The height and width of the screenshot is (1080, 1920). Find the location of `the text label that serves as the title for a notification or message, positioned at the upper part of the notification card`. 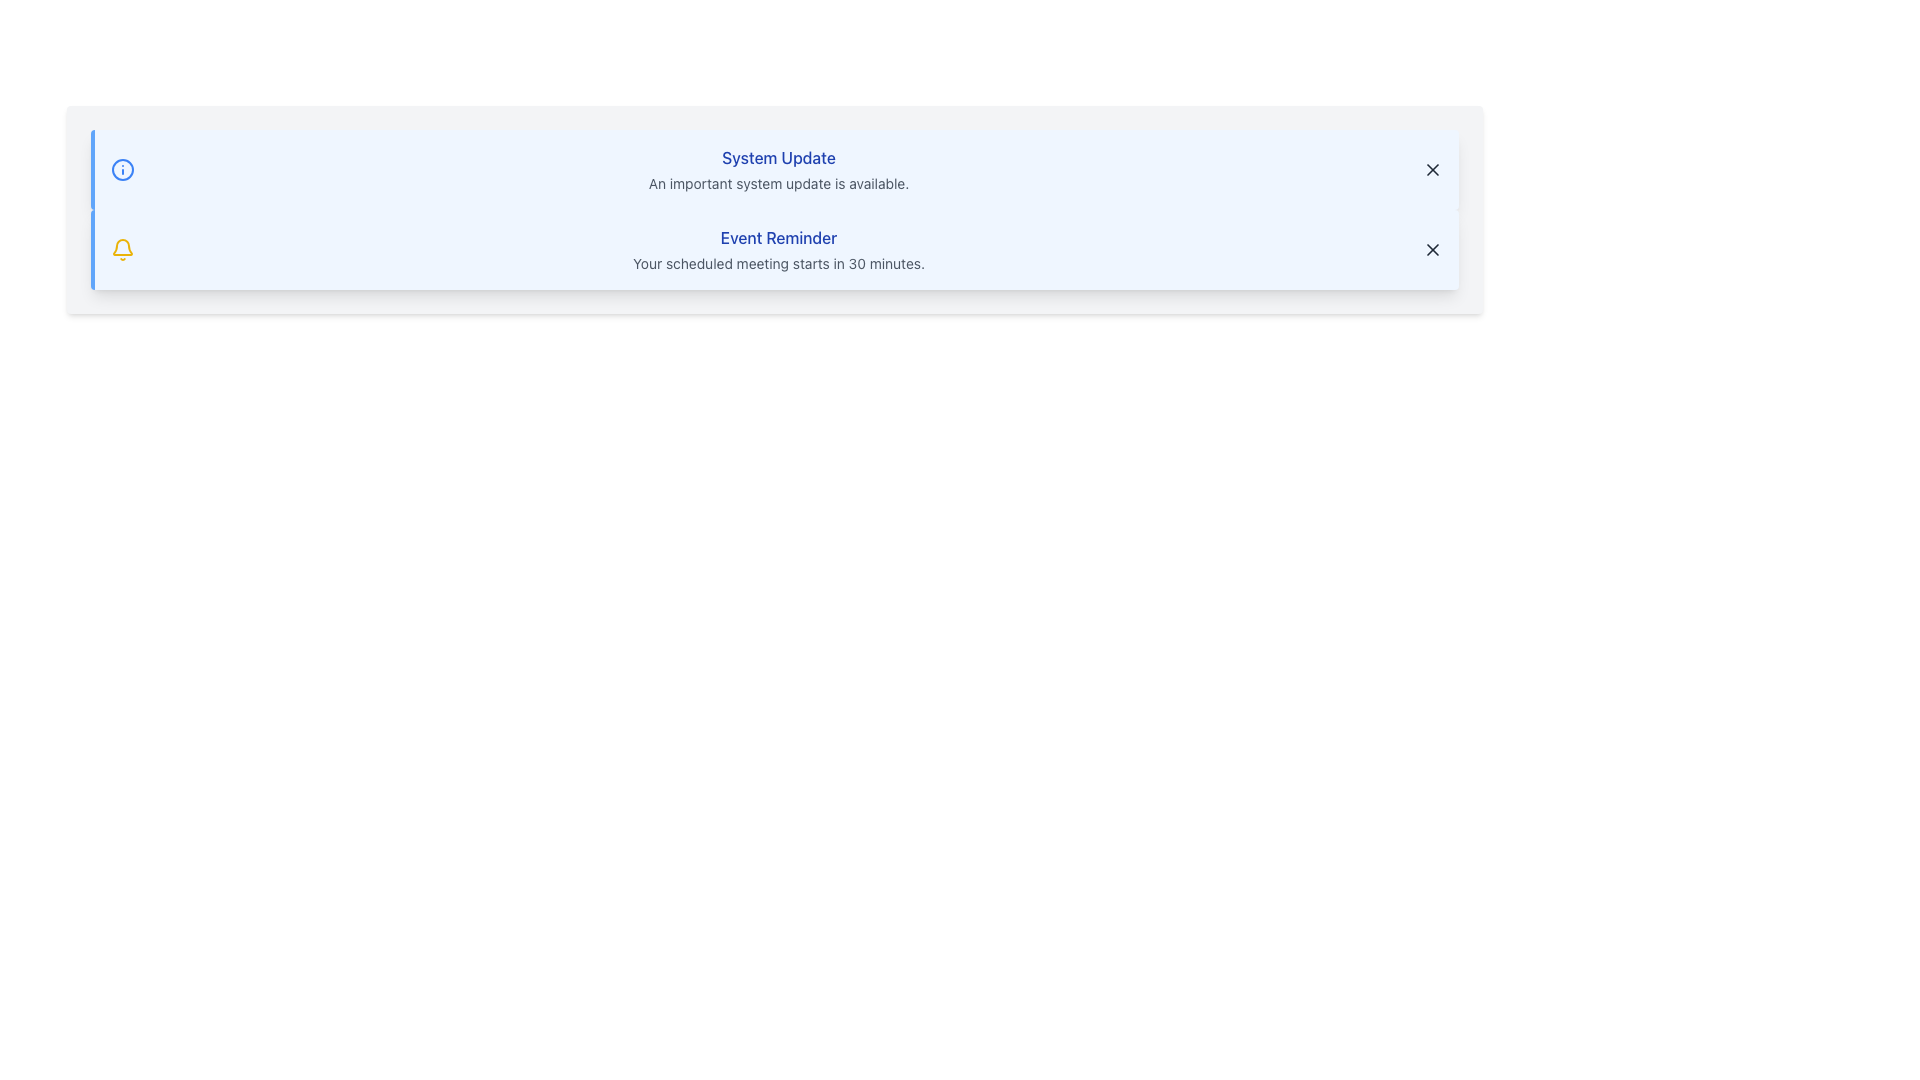

the text label that serves as the title for a notification or message, positioned at the upper part of the notification card is located at coordinates (777, 157).